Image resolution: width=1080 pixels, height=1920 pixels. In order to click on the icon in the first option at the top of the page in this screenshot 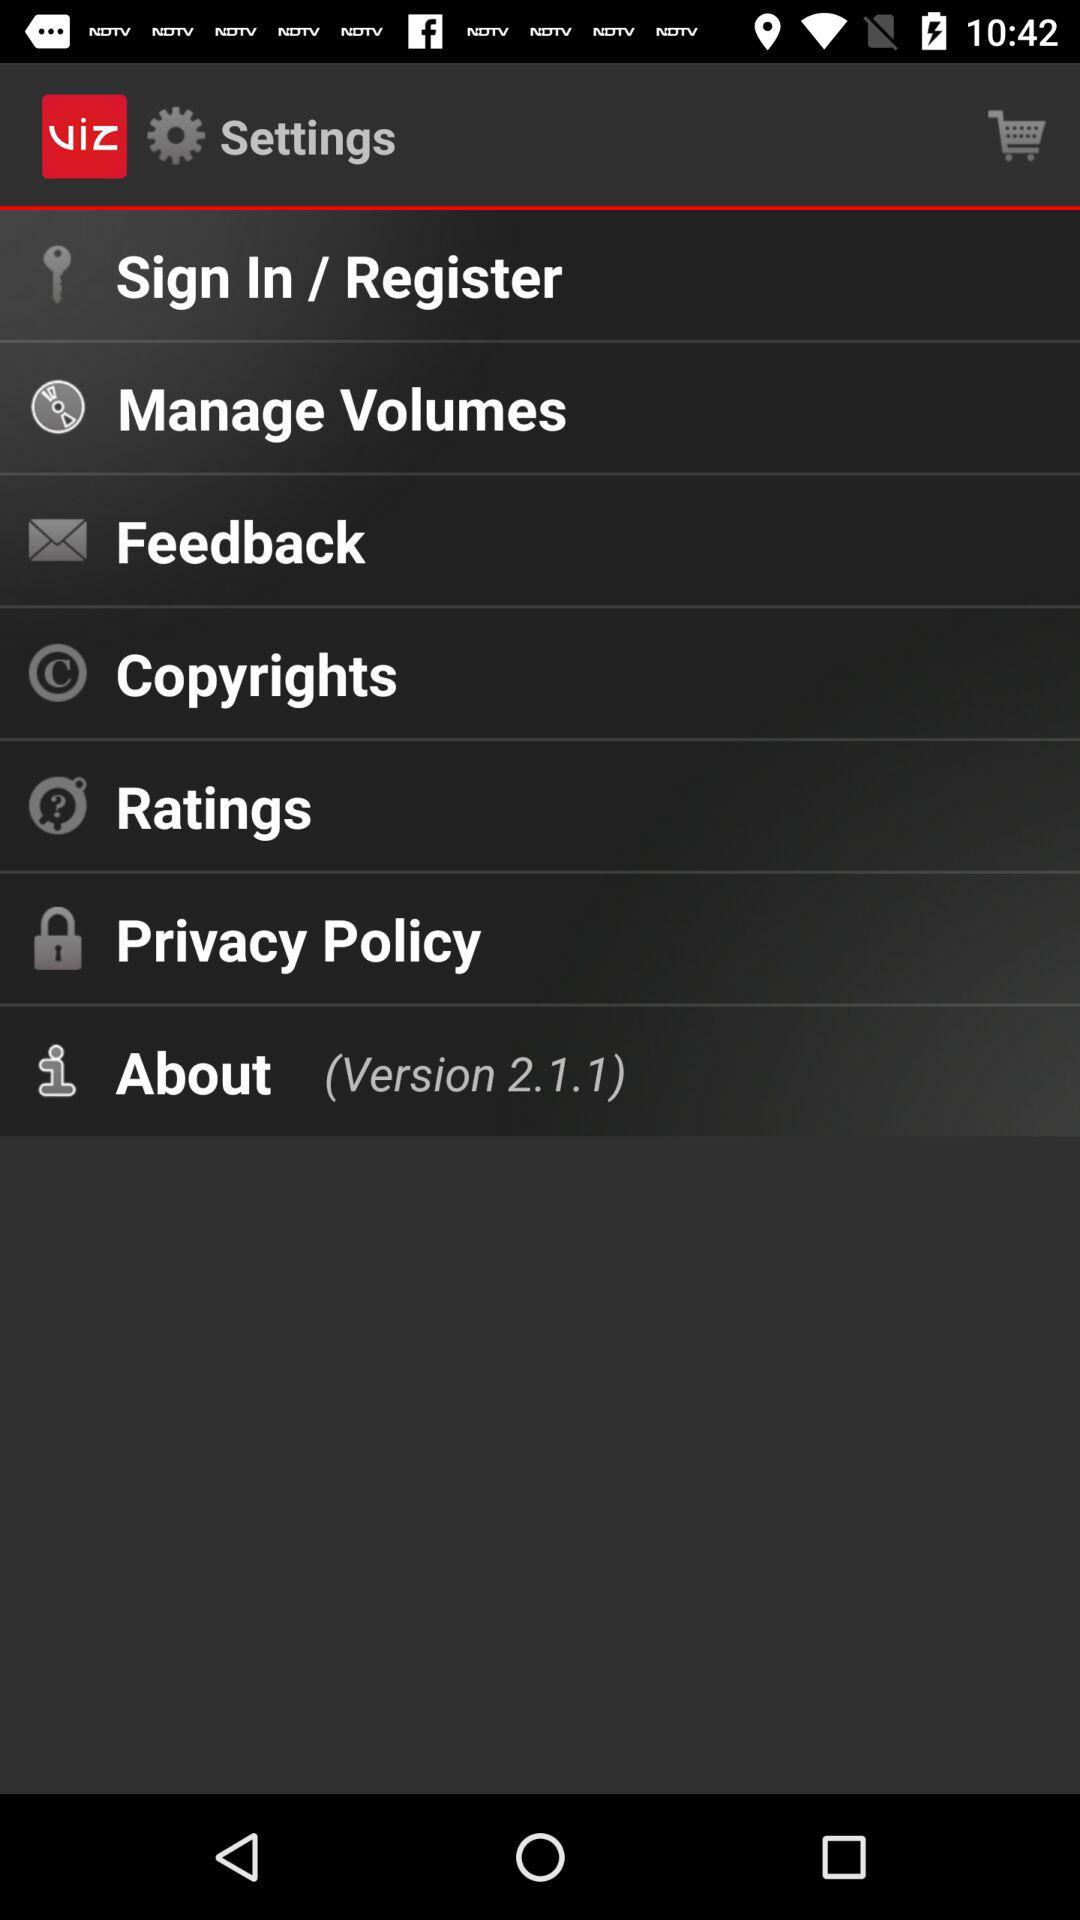, I will do `click(56, 273)`.